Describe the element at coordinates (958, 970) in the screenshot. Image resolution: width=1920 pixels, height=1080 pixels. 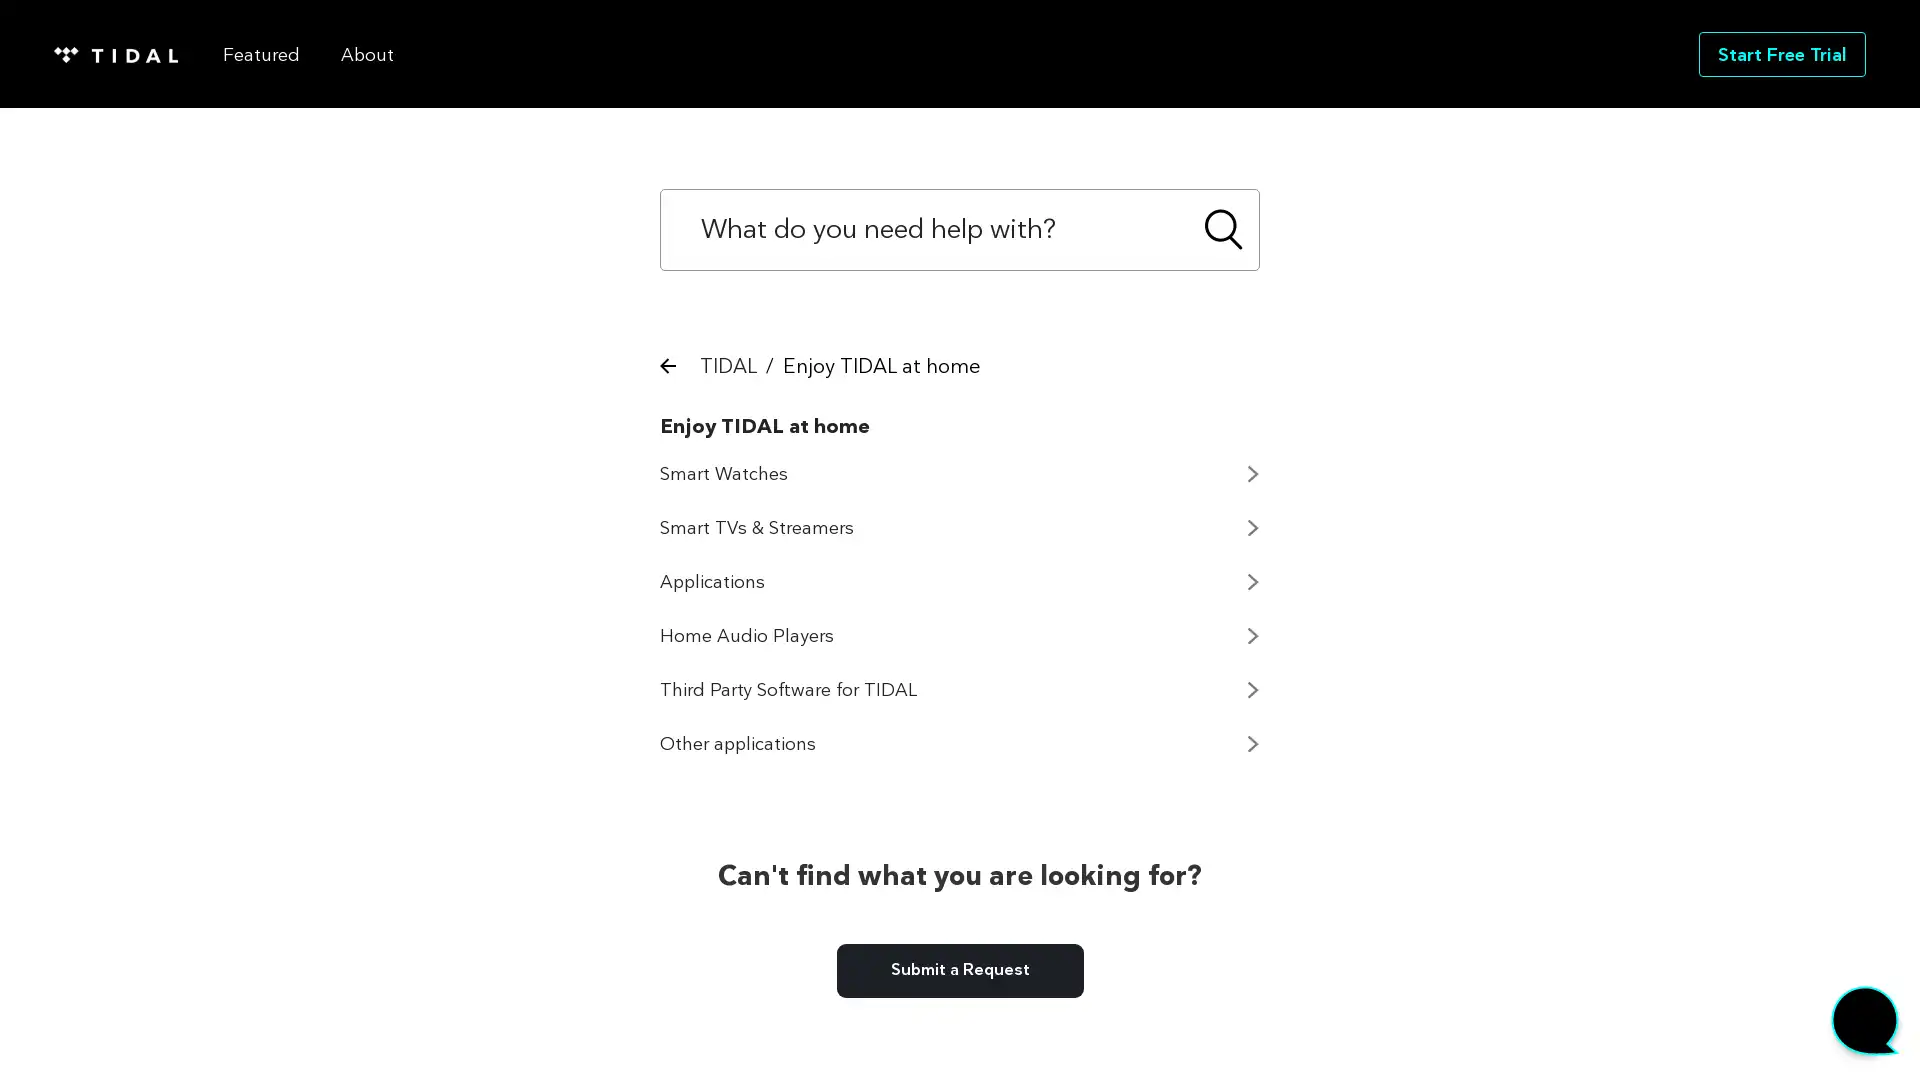
I see `Submit a Request` at that location.